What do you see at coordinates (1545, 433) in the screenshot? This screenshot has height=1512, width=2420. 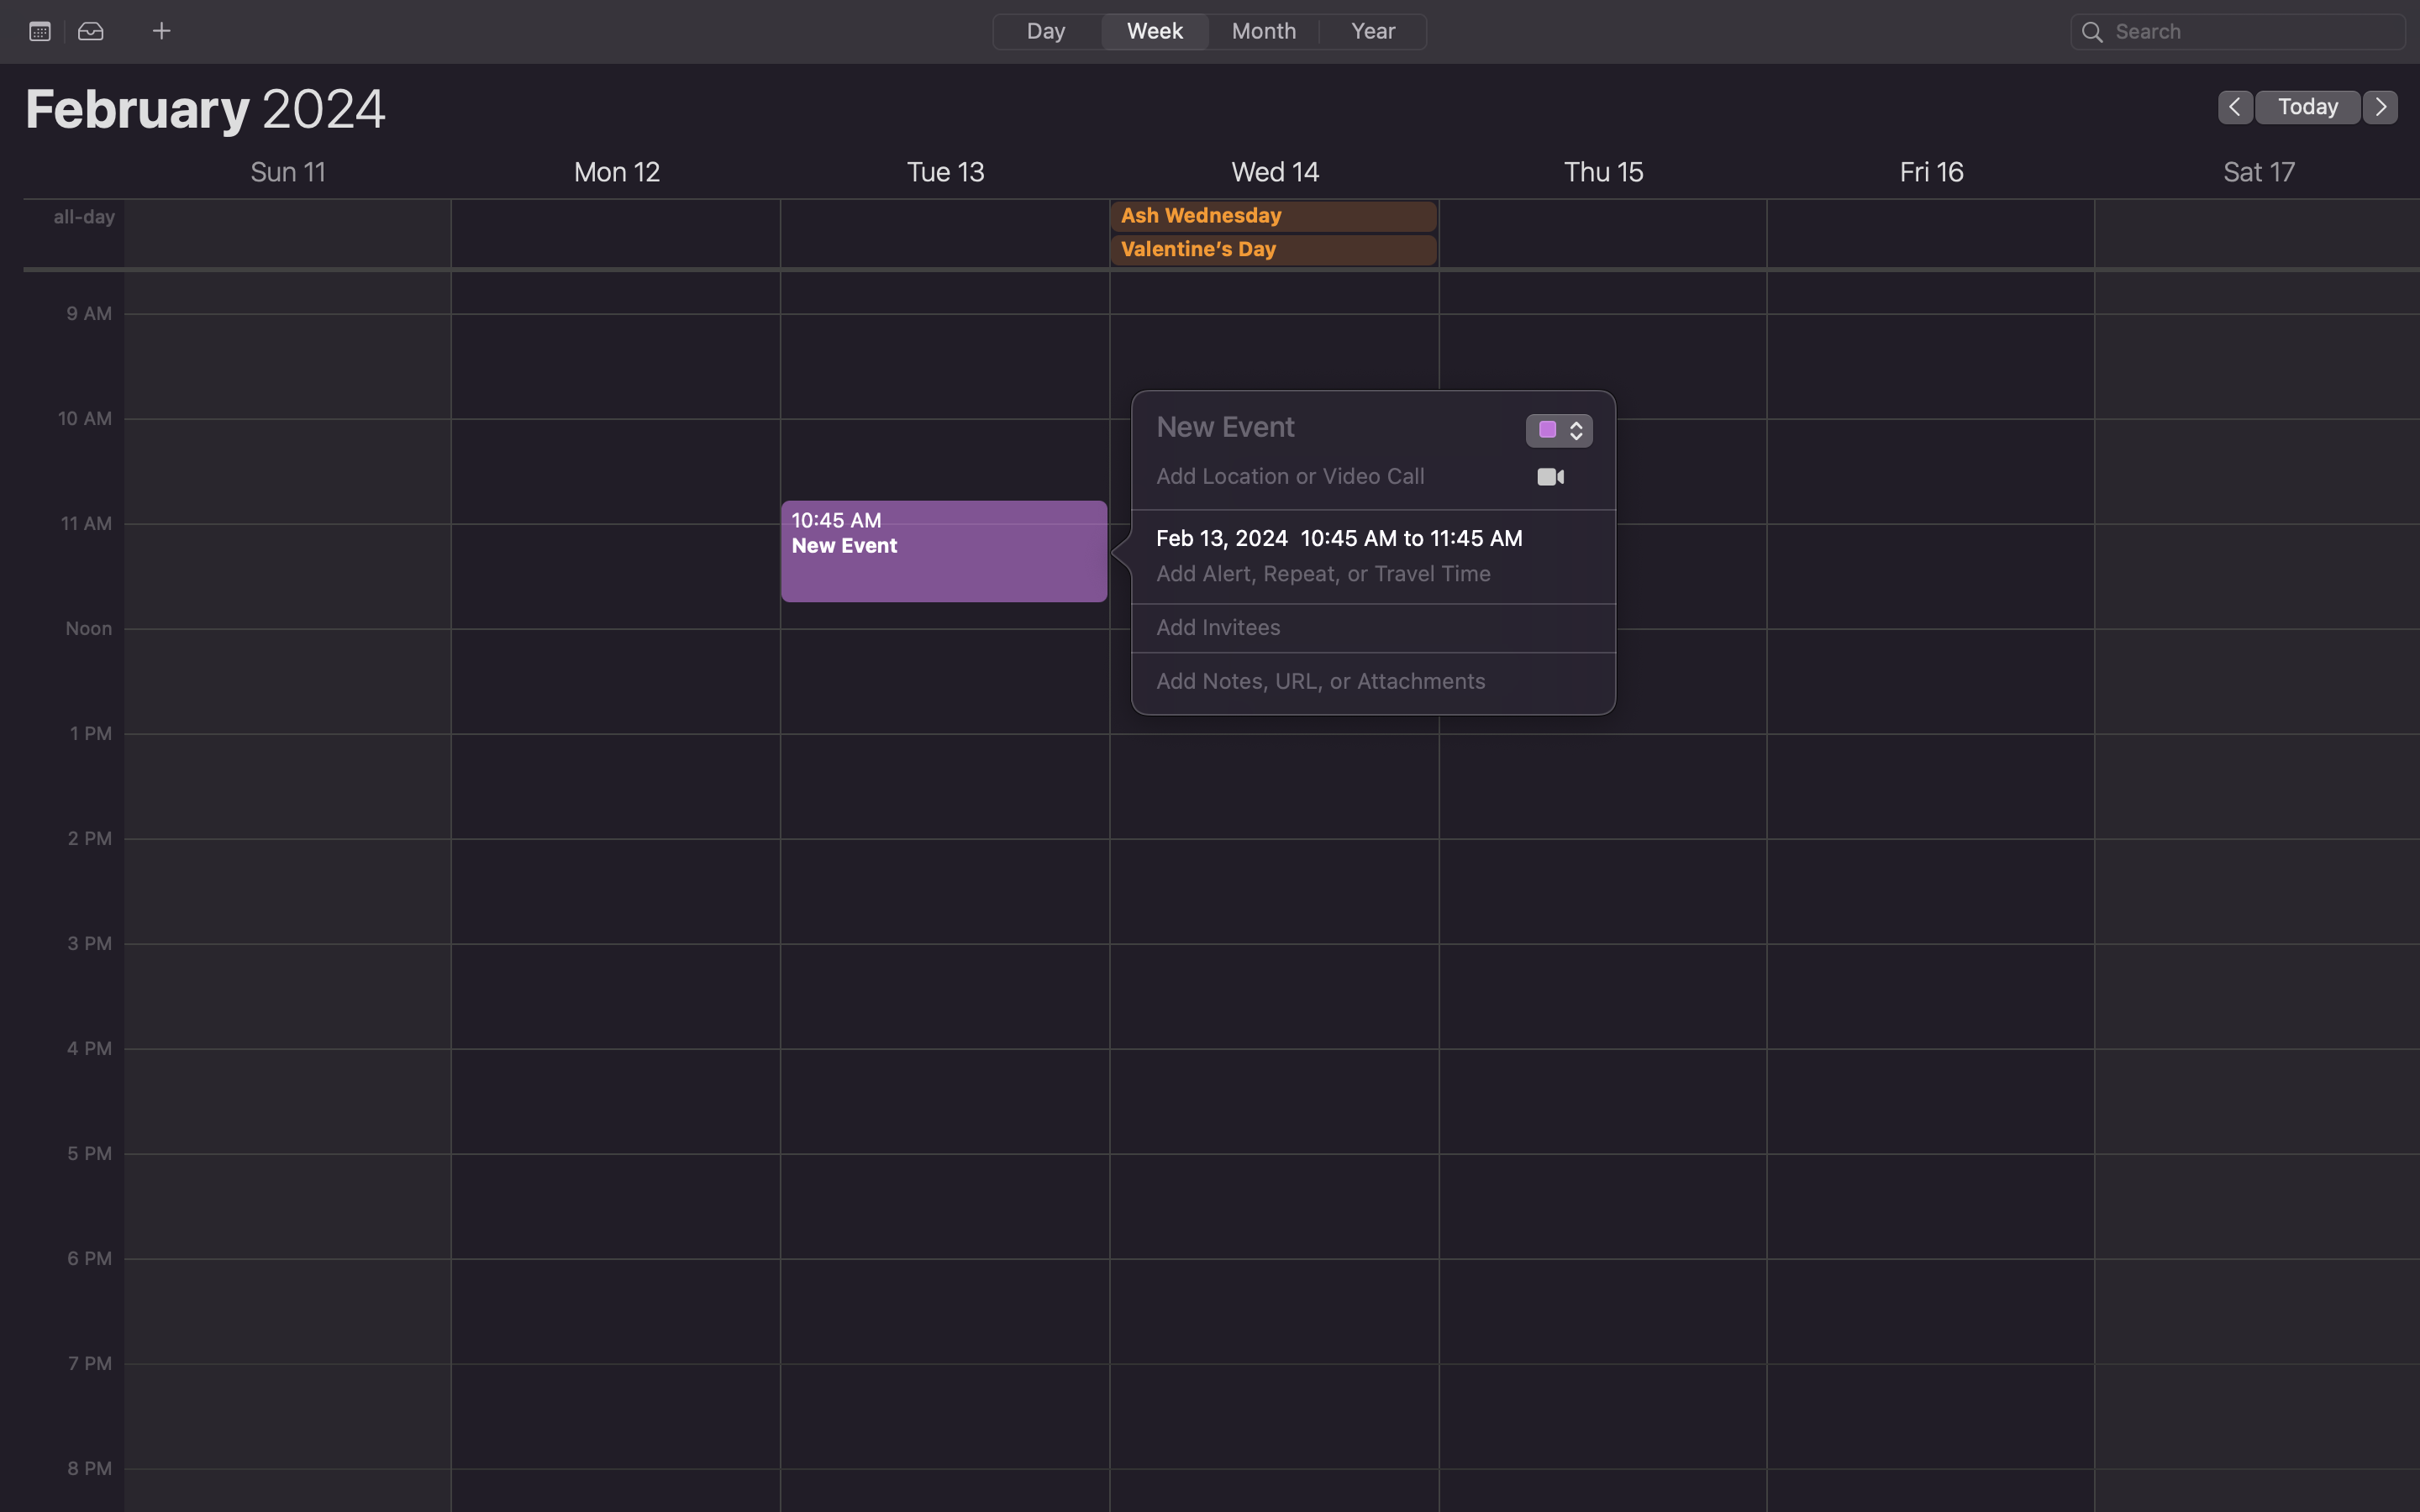 I see `Enter the event category as "Birthday Party"` at bounding box center [1545, 433].